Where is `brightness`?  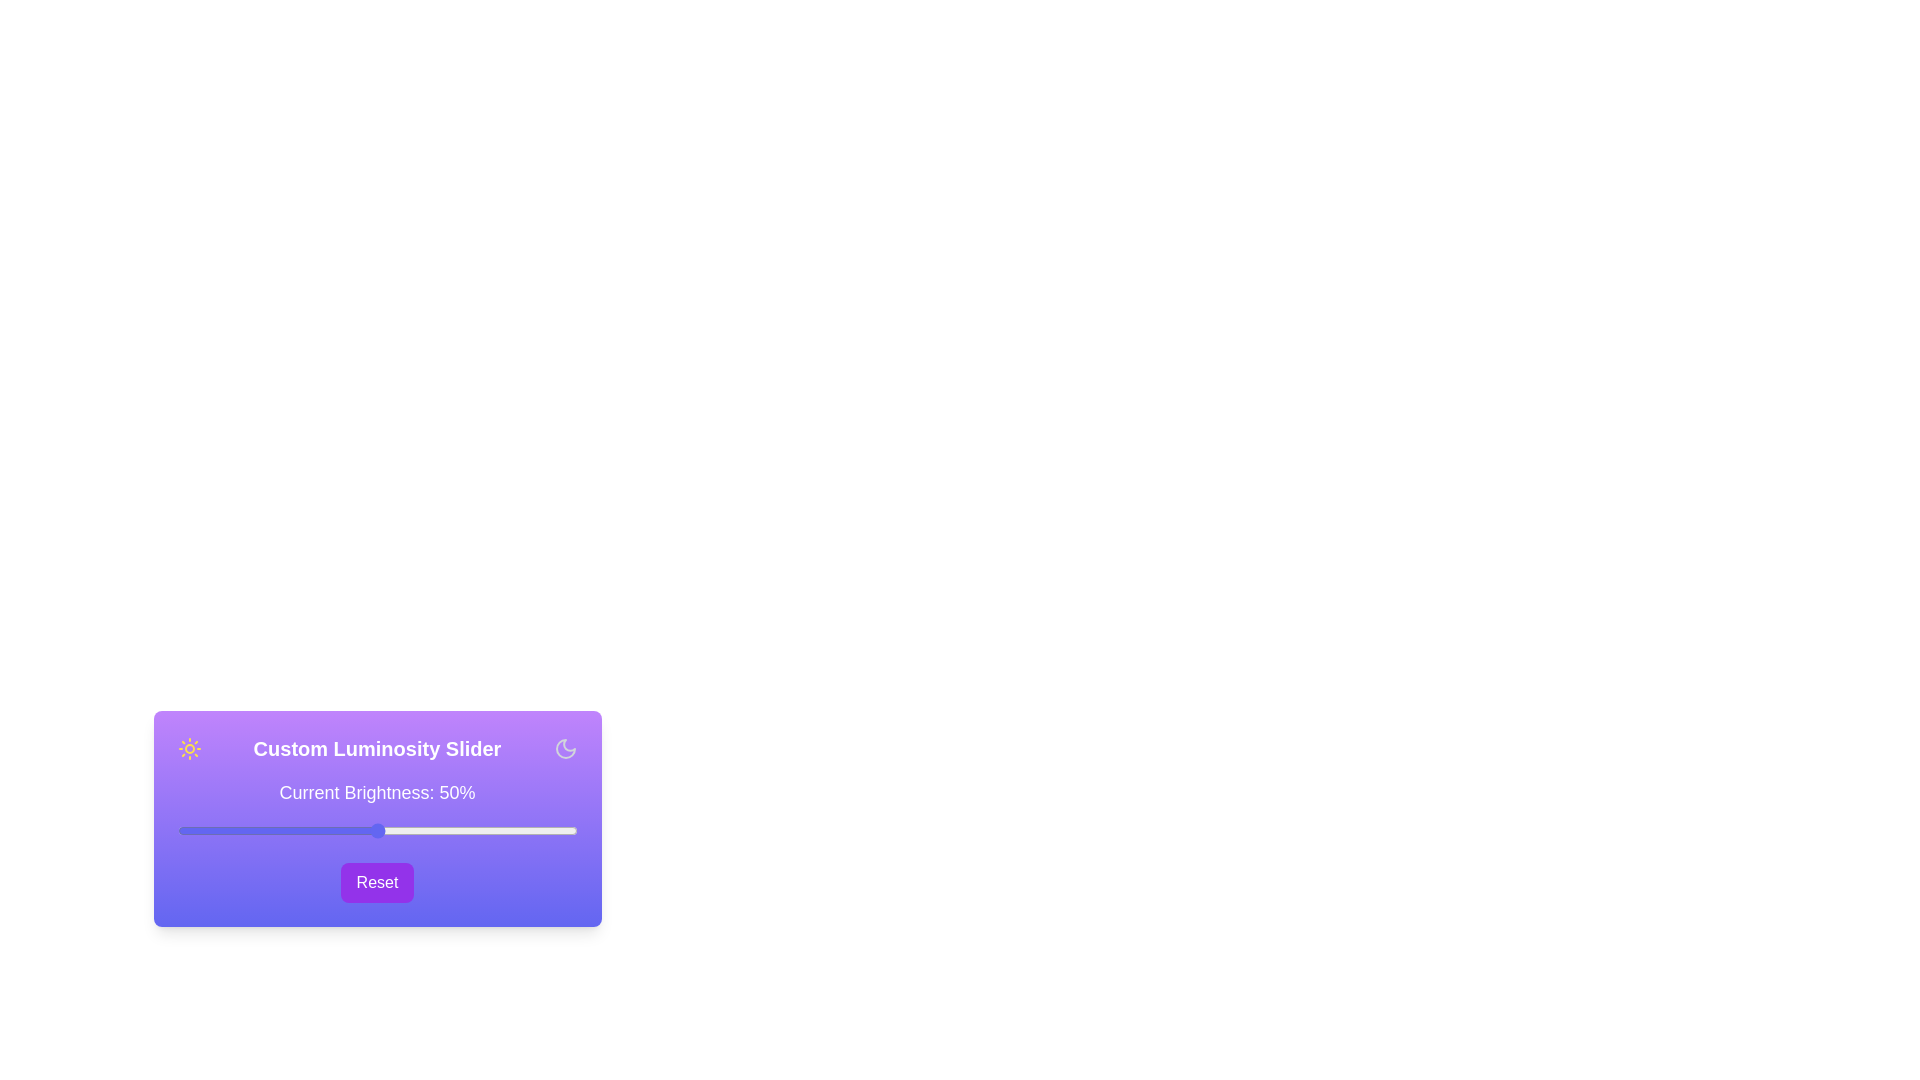
brightness is located at coordinates (537, 830).